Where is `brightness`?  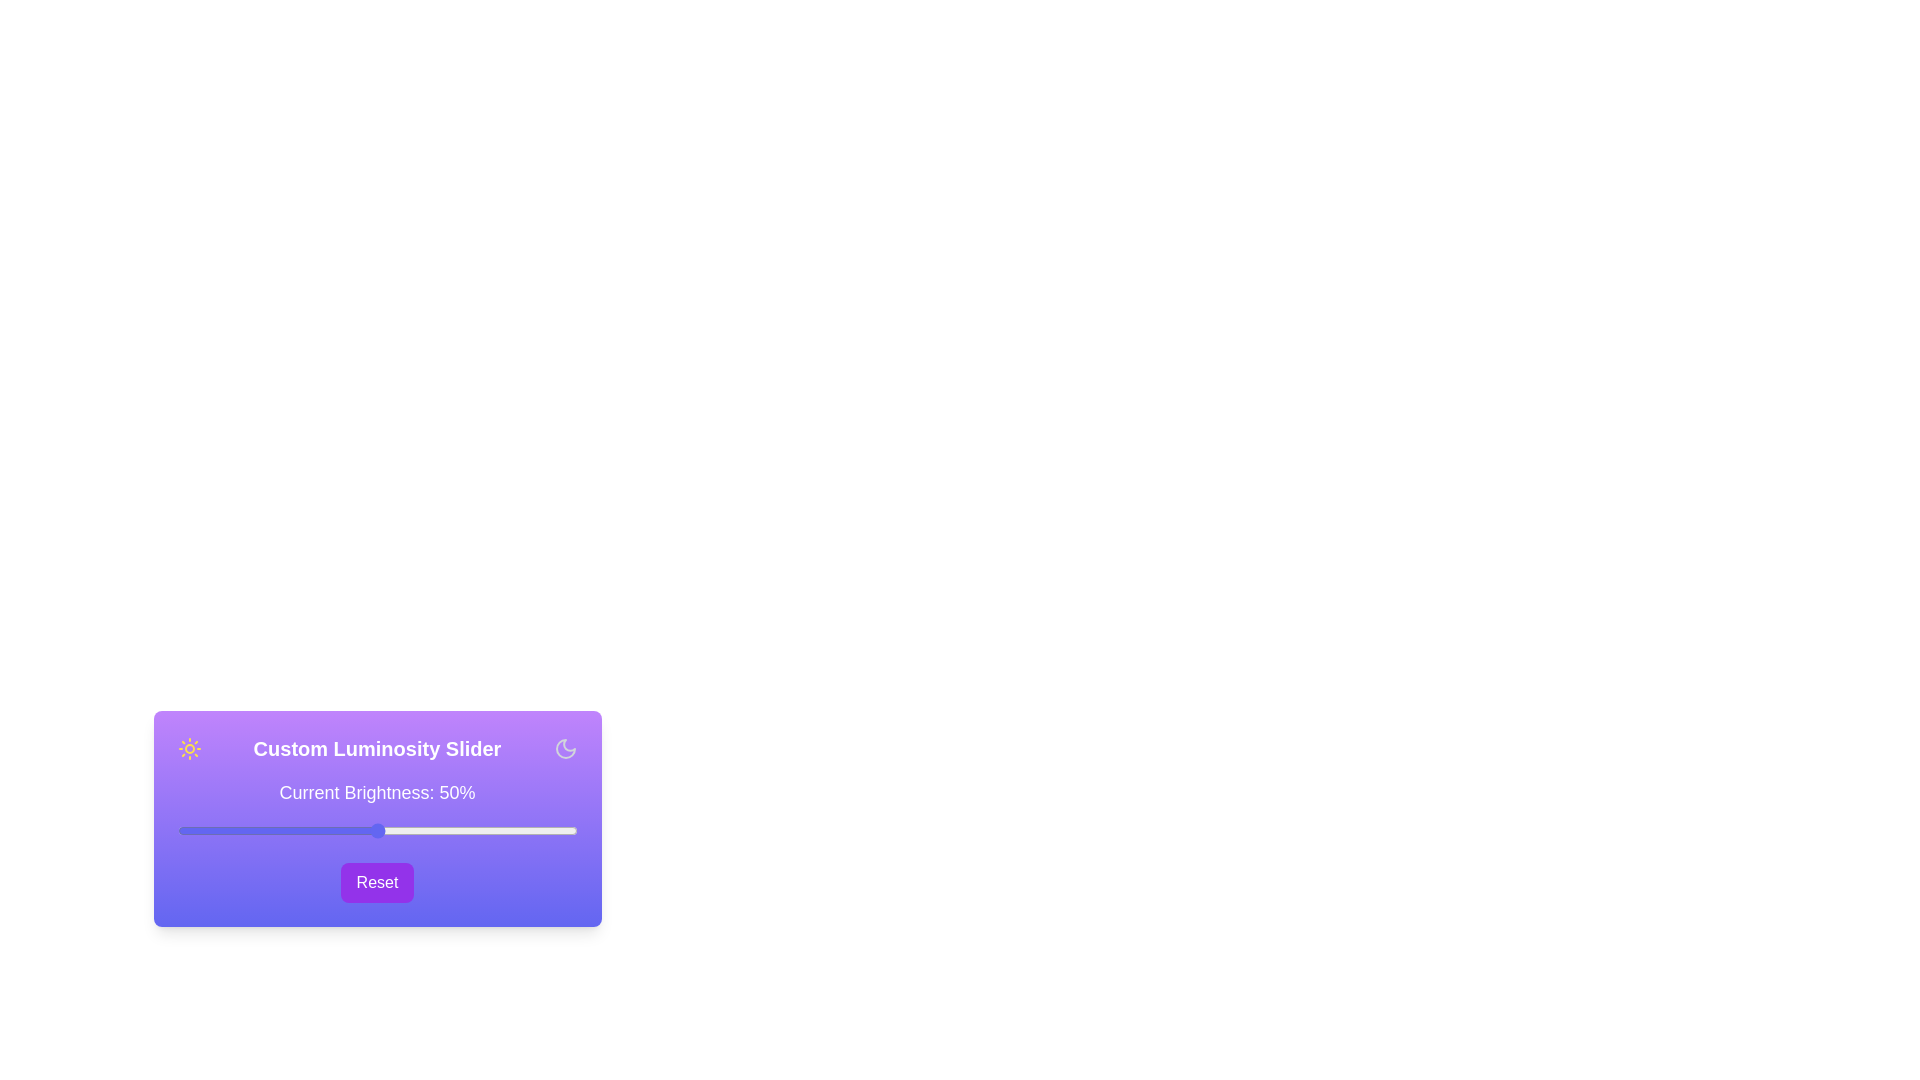
brightness is located at coordinates (537, 830).